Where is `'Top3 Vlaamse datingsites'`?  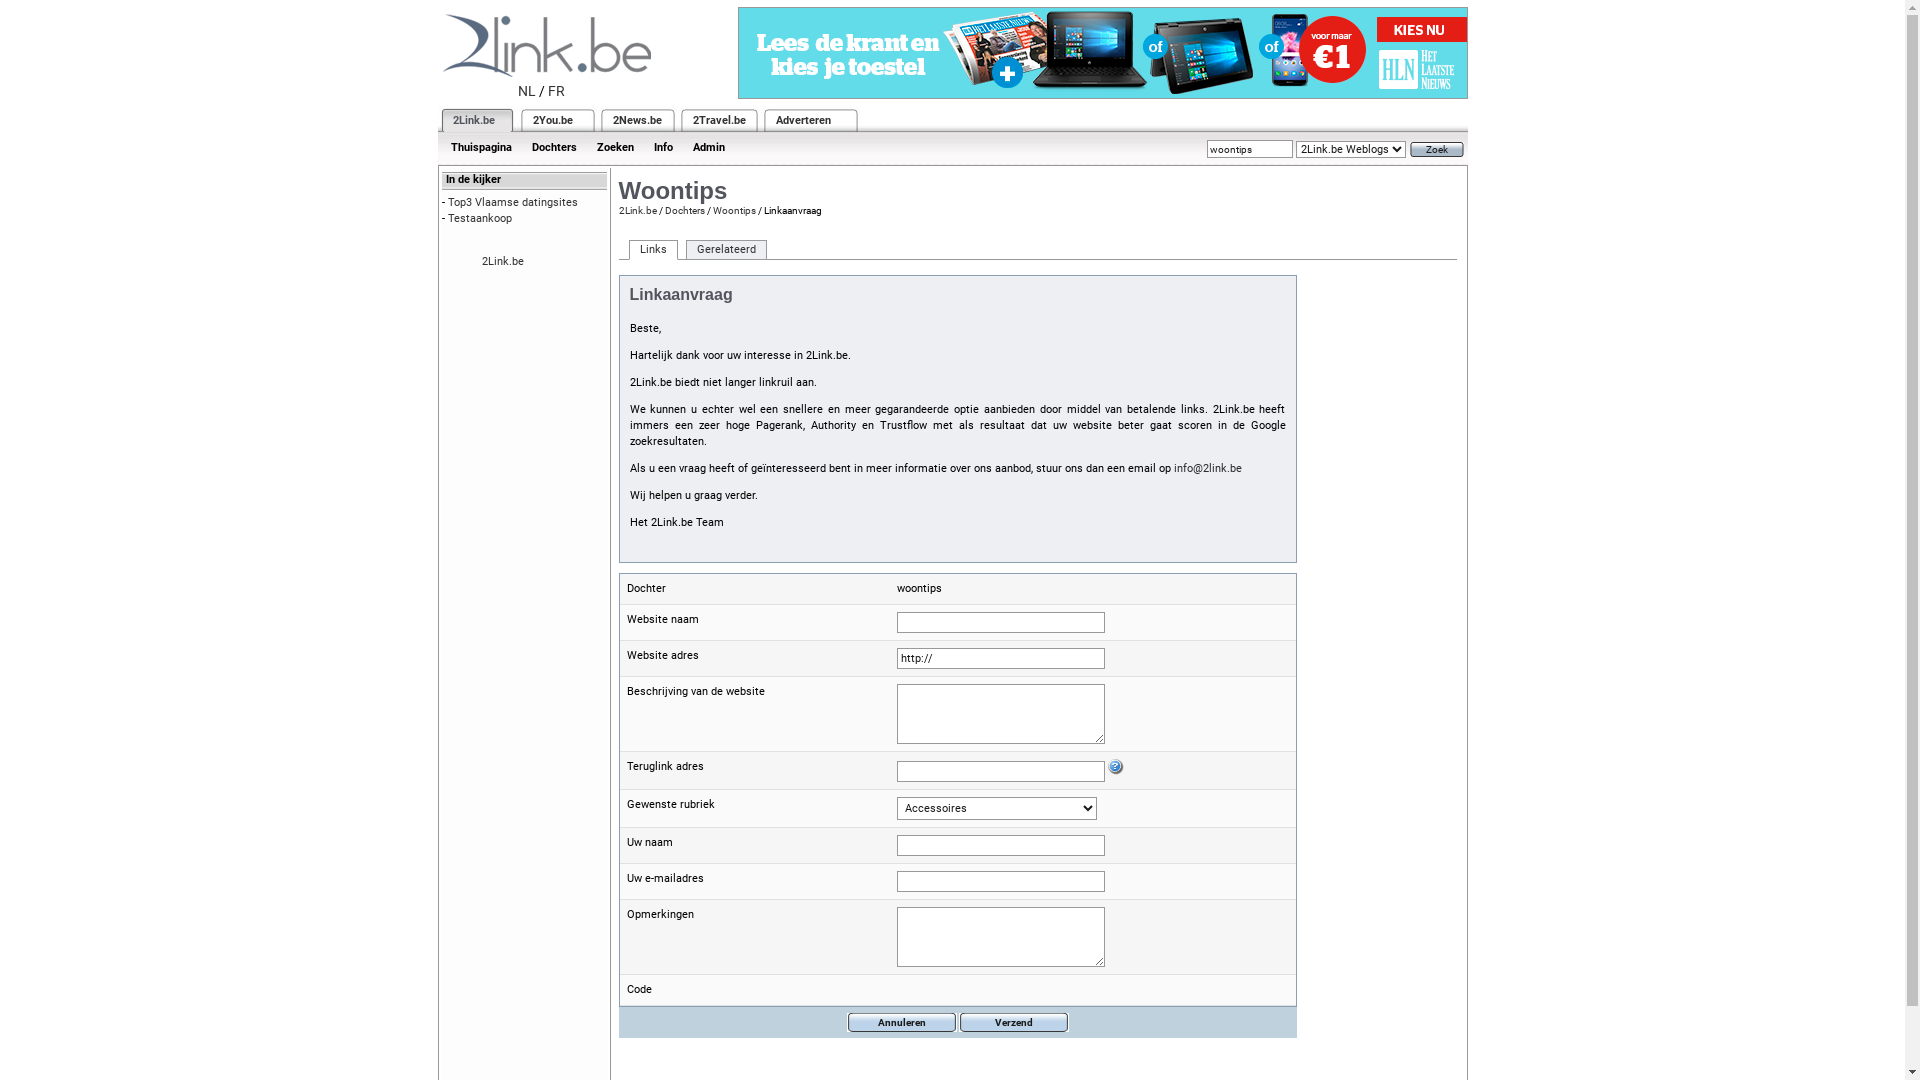 'Top3 Vlaamse datingsites' is located at coordinates (513, 202).